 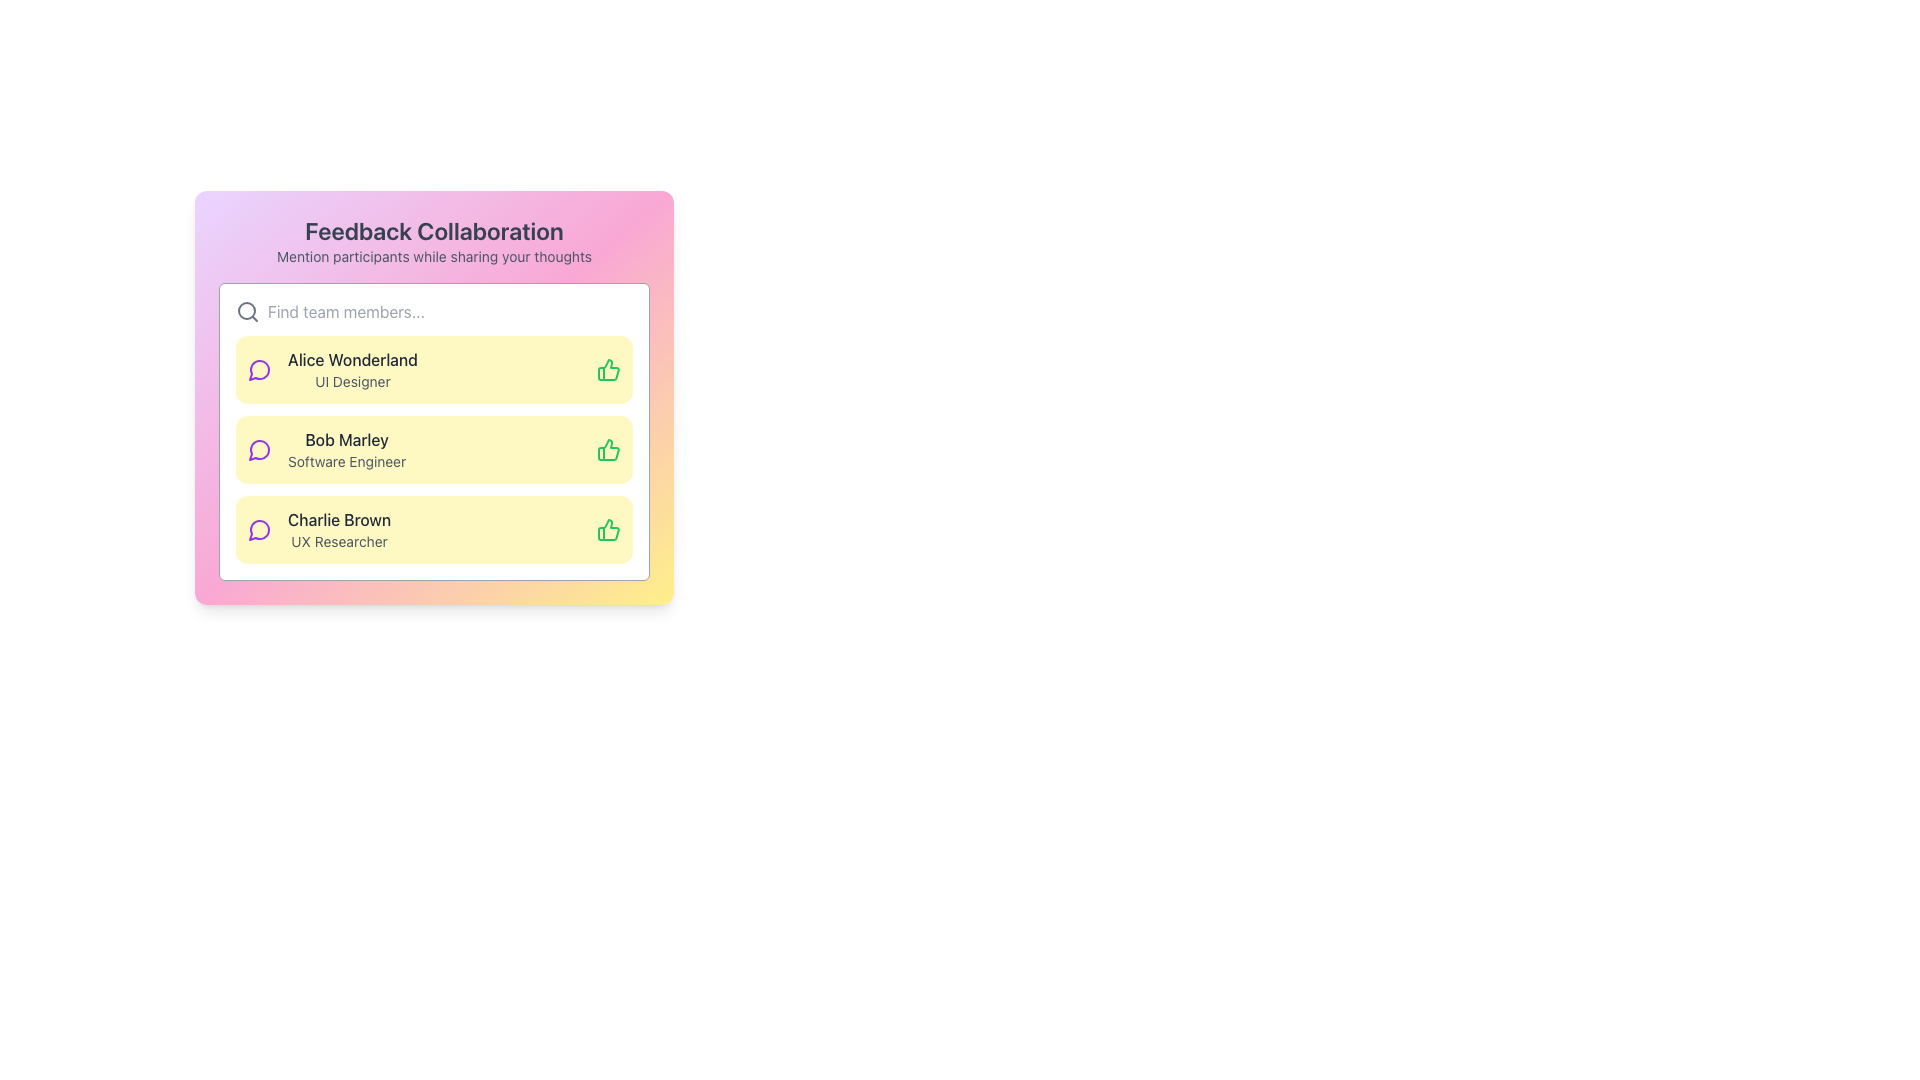 What do you see at coordinates (347, 462) in the screenshot?
I see `the text label displaying 'Software Engineer', which is located directly below the 'Bob Marley' text in the participant list` at bounding box center [347, 462].